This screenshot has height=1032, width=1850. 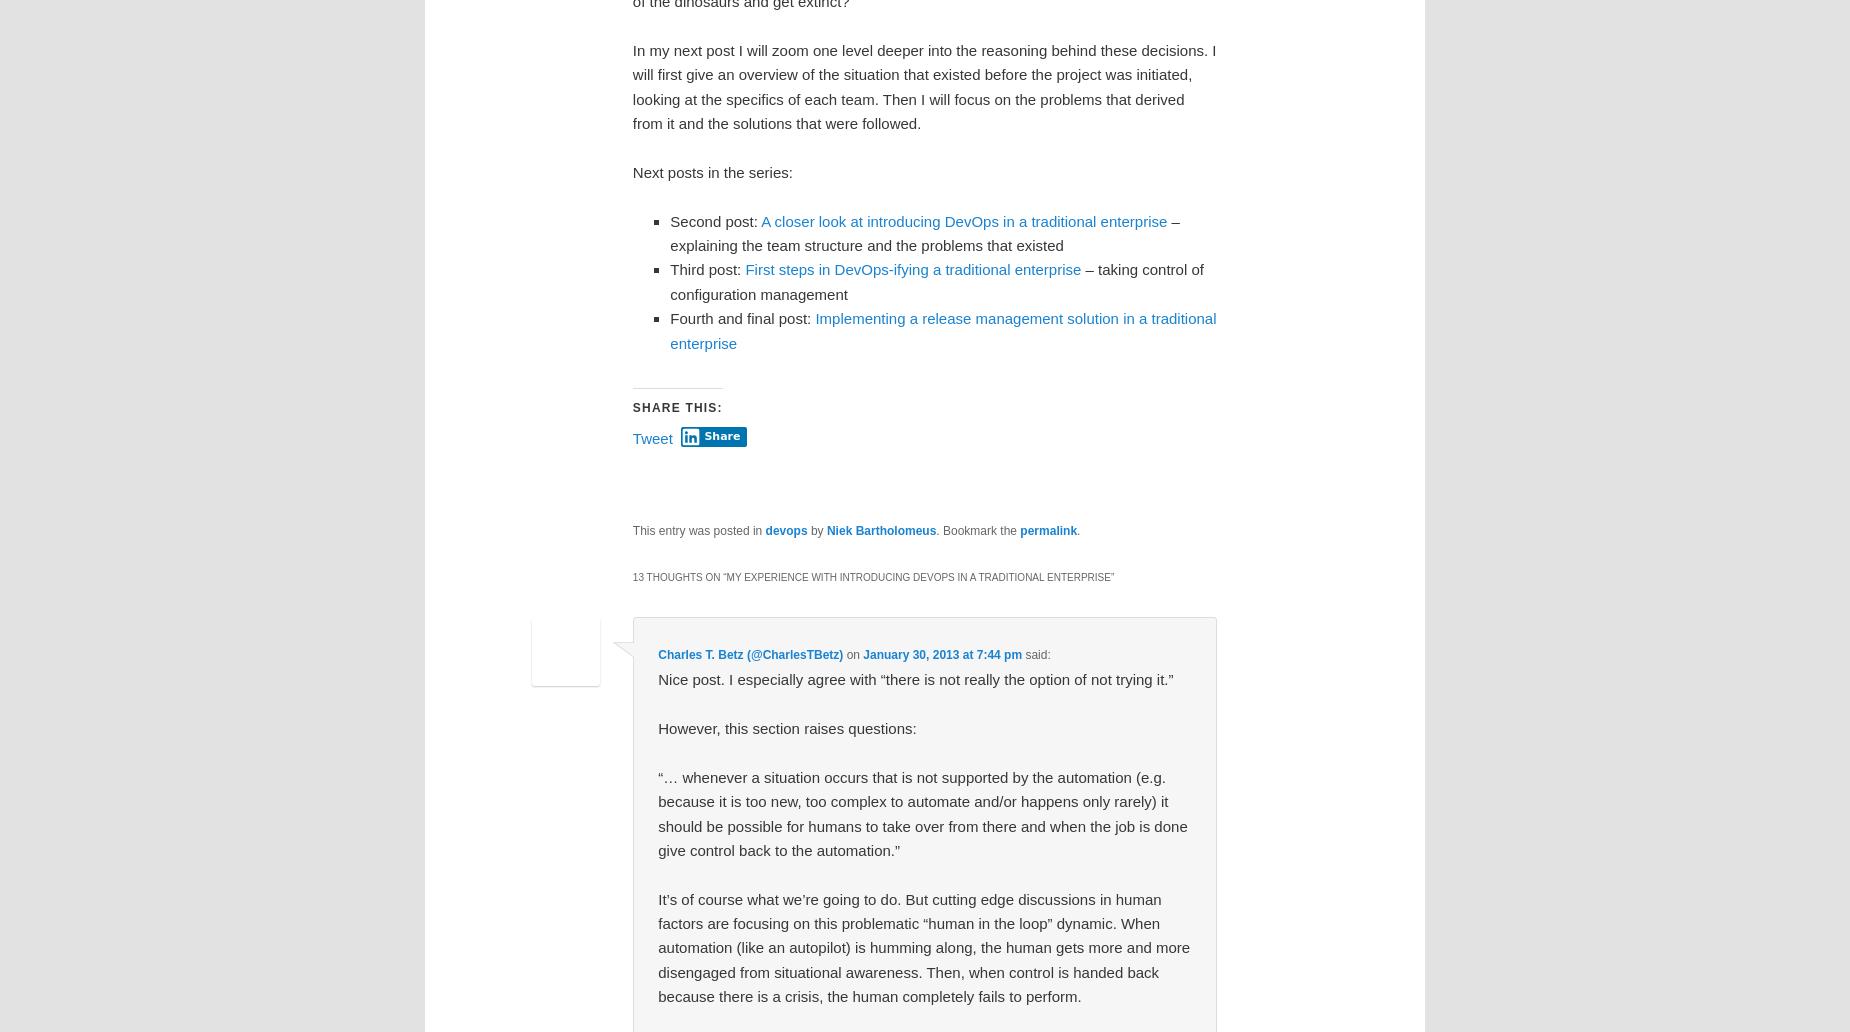 I want to click on 'Implementing a release management solution in a traditional enterprise', so click(x=941, y=330).